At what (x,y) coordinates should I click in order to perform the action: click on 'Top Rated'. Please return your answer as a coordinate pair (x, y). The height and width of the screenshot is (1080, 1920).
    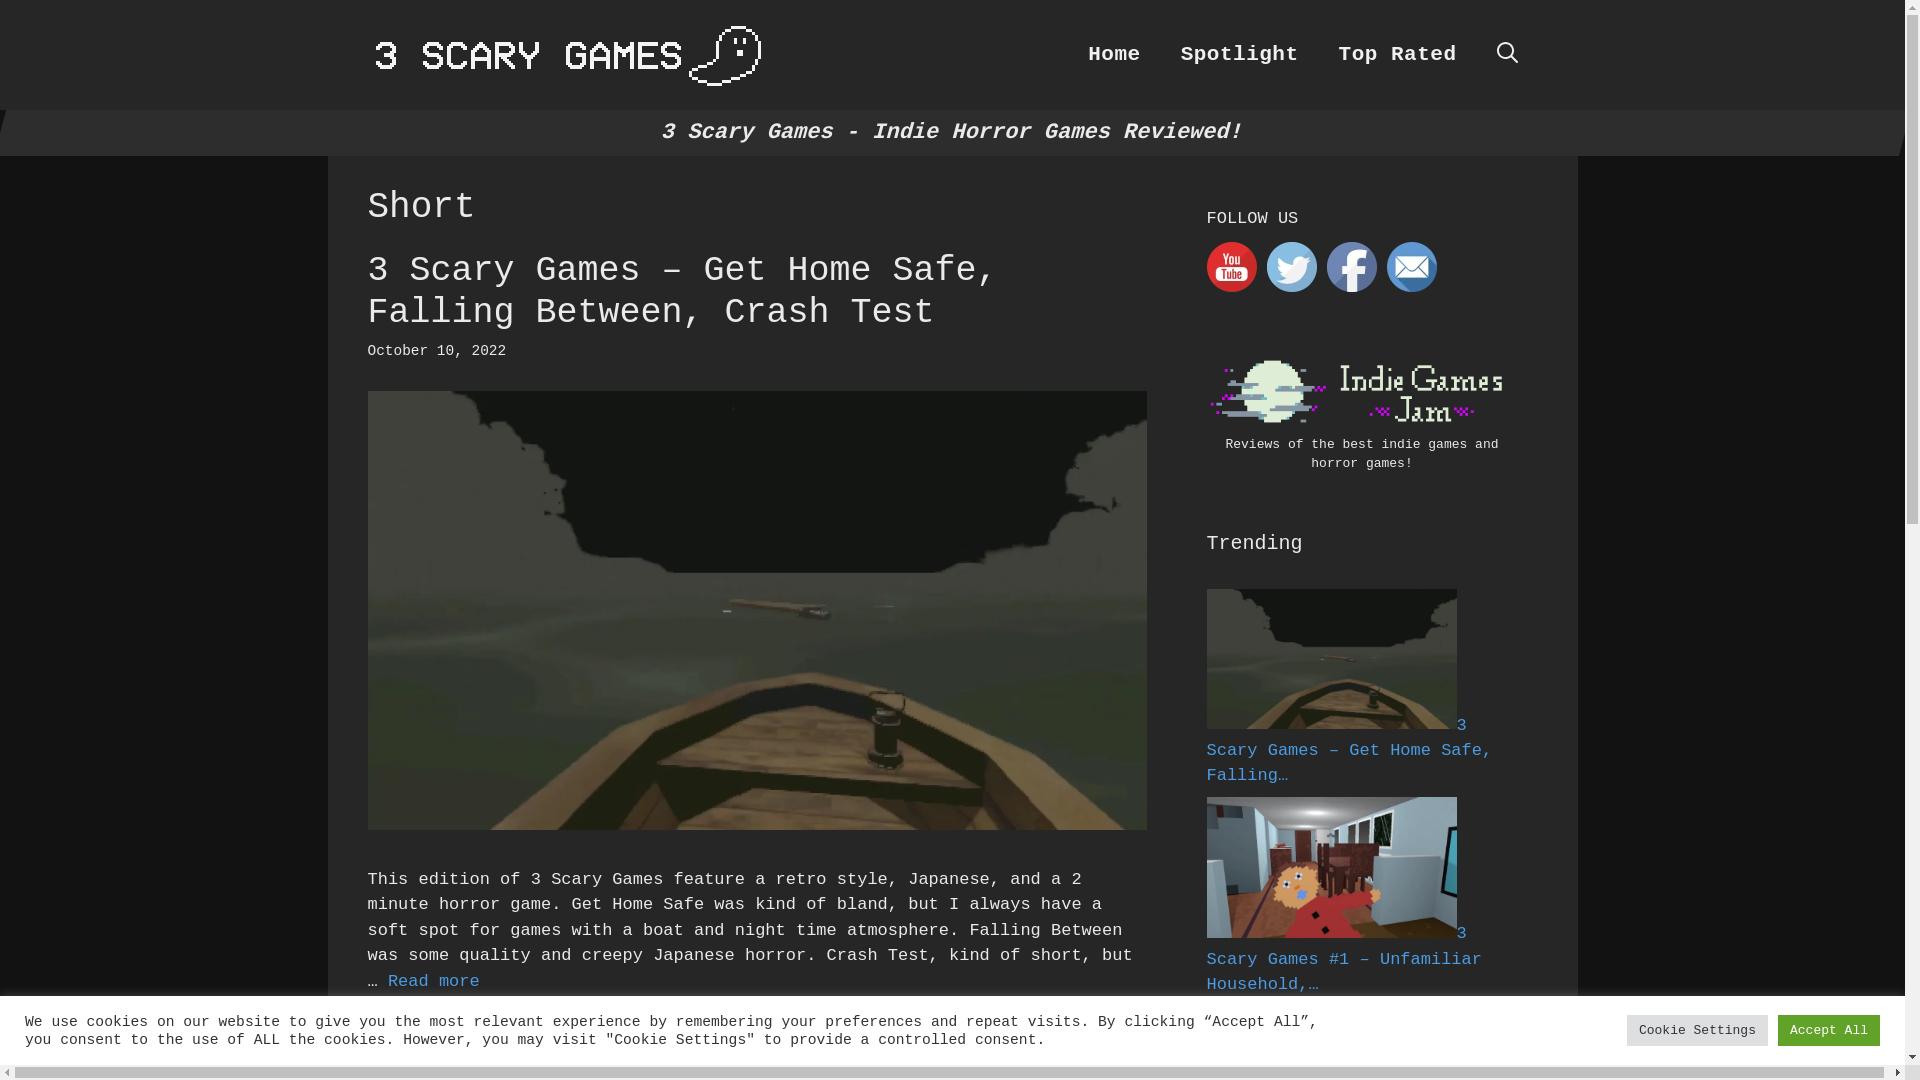
    Looking at the image, I should click on (1396, 53).